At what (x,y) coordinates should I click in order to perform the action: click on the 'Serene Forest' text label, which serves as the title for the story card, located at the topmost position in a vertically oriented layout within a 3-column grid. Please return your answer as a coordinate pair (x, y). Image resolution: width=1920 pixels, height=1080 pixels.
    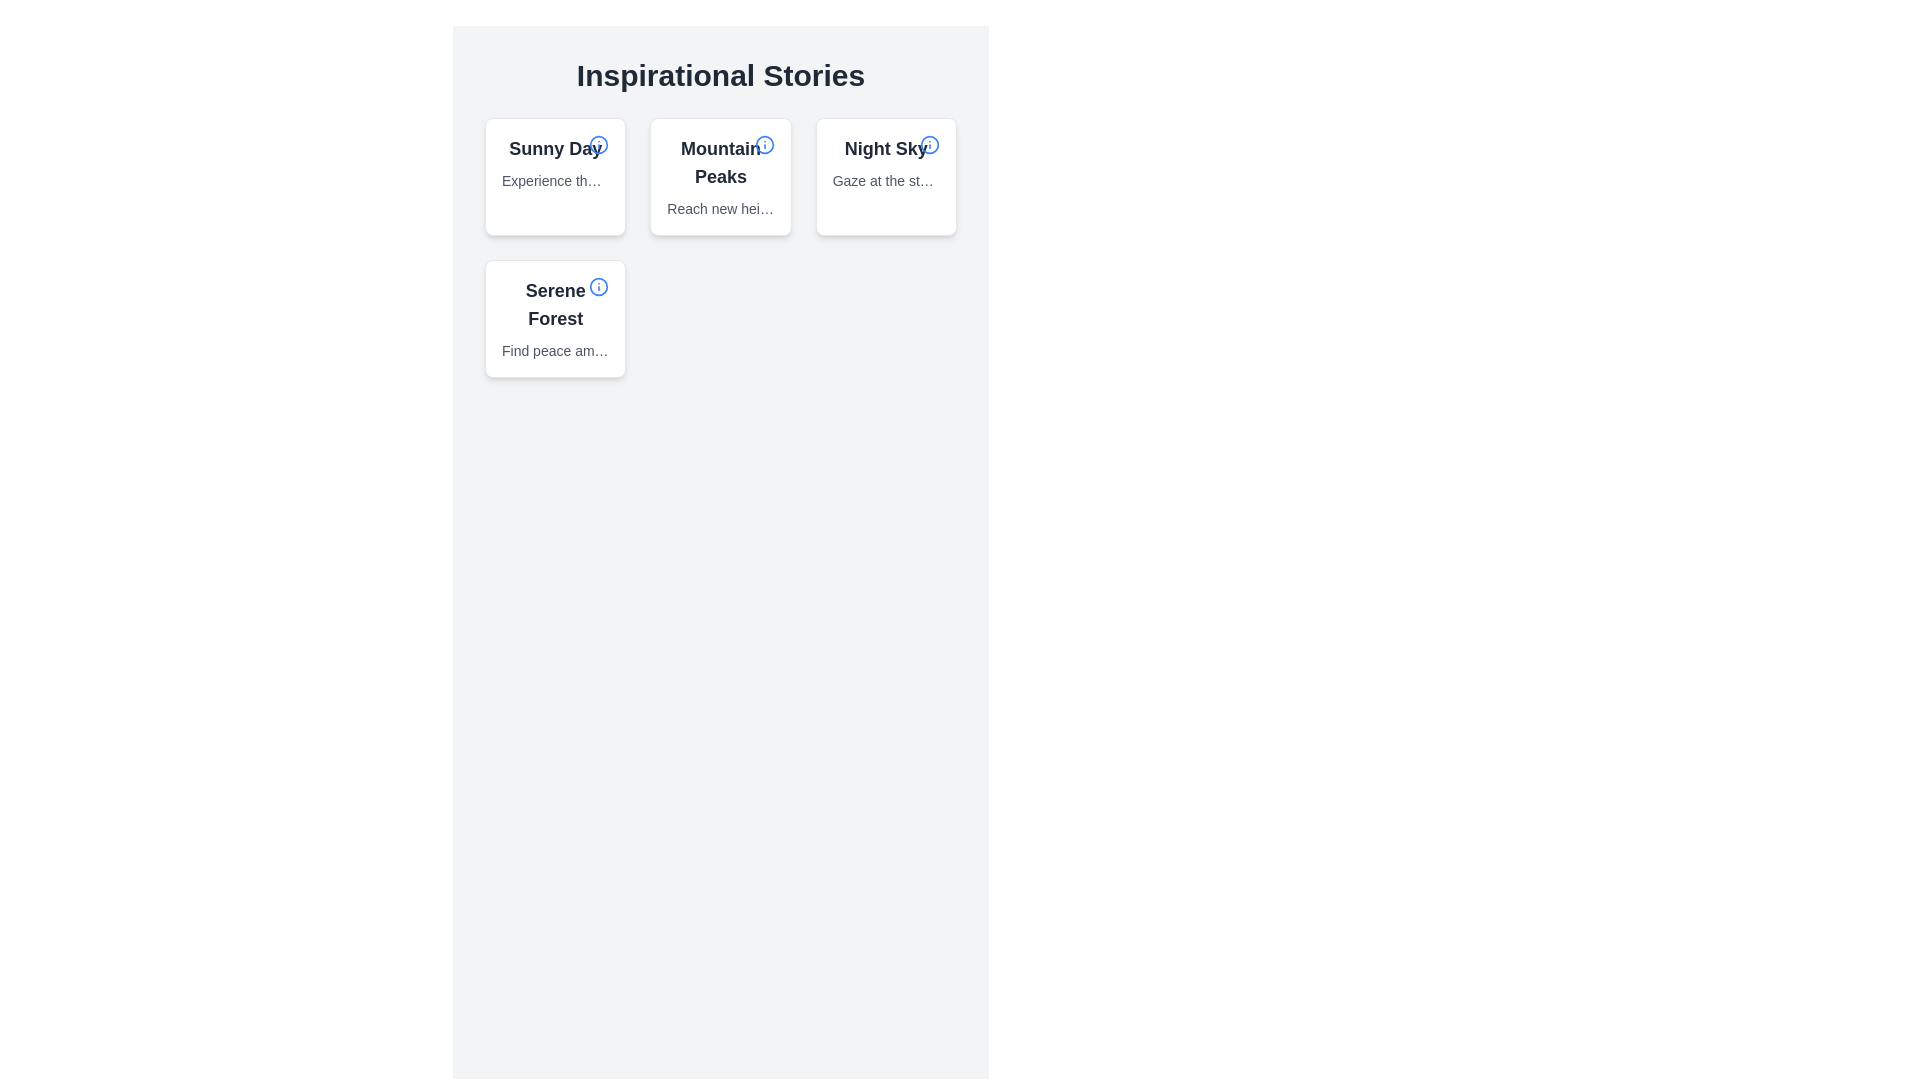
    Looking at the image, I should click on (555, 304).